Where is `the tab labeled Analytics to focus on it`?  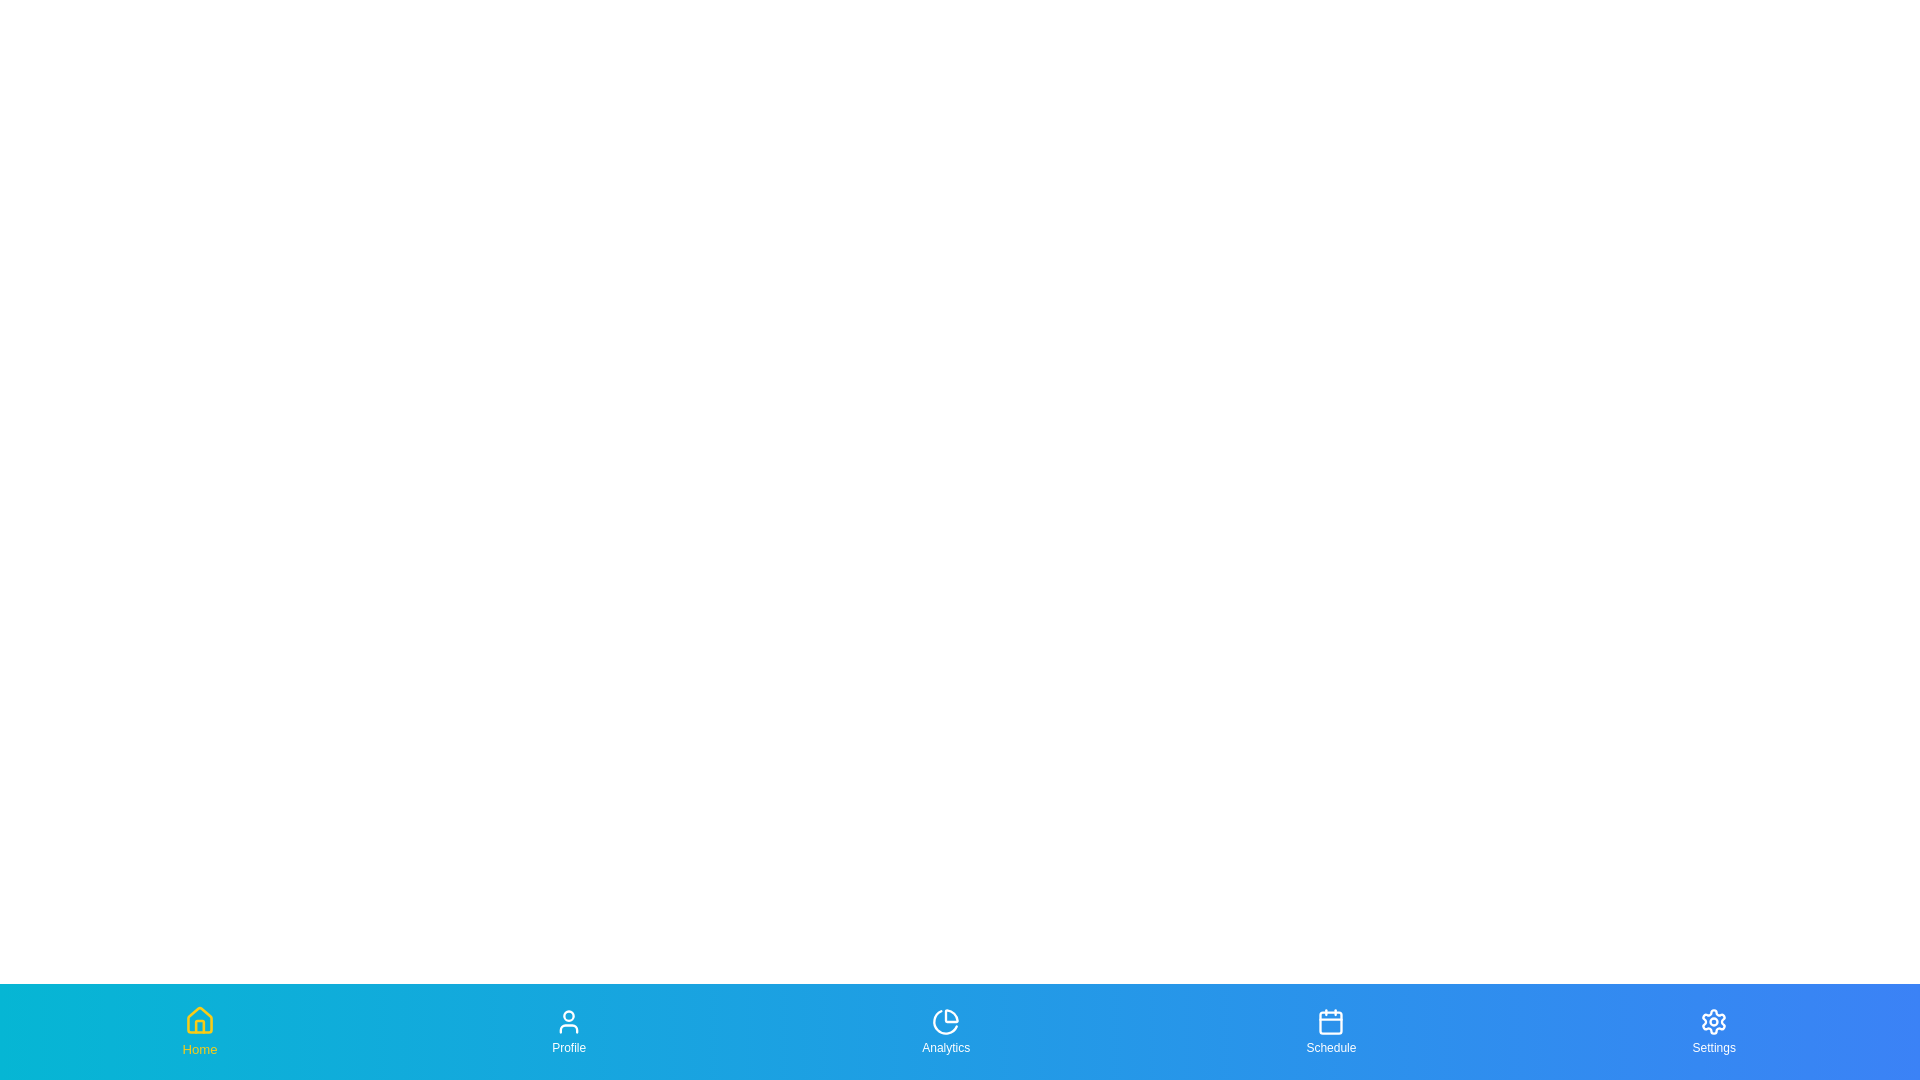 the tab labeled Analytics to focus on it is located at coordinates (944, 1032).